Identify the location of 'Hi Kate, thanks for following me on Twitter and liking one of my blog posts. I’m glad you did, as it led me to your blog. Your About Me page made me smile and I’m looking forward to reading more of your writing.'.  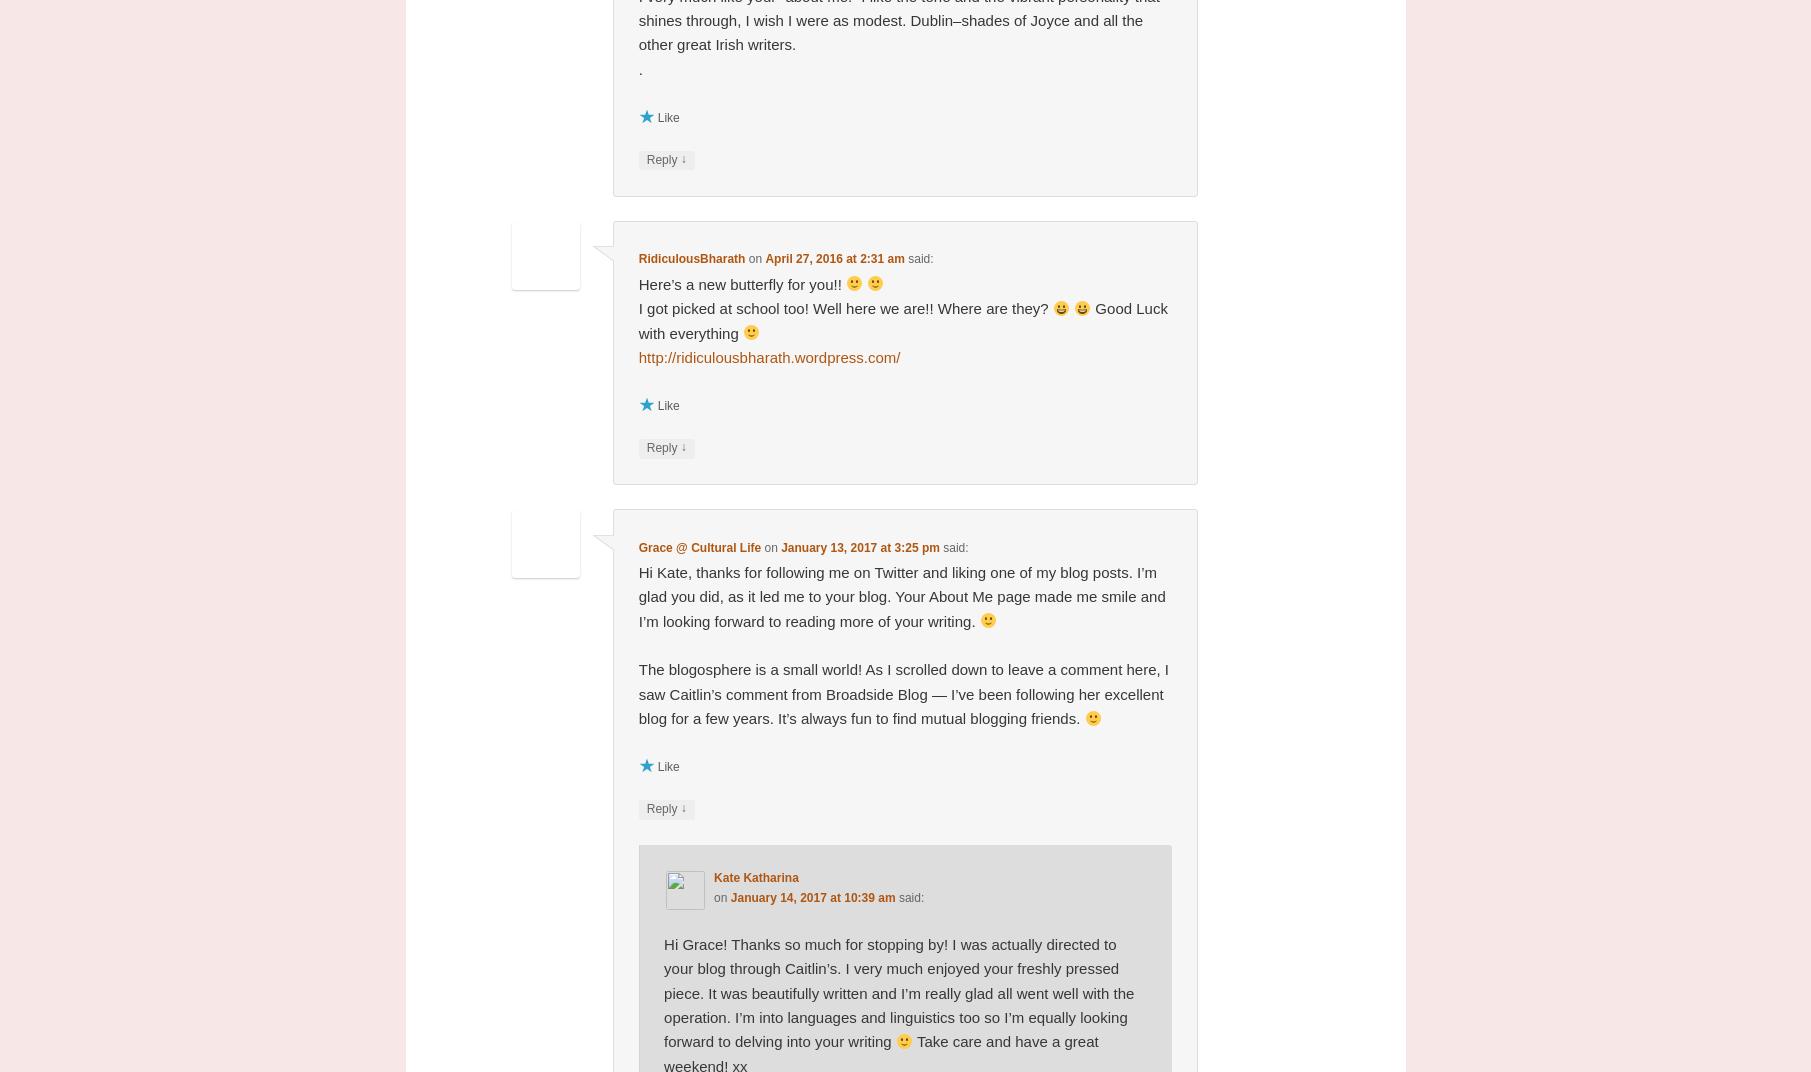
(901, 595).